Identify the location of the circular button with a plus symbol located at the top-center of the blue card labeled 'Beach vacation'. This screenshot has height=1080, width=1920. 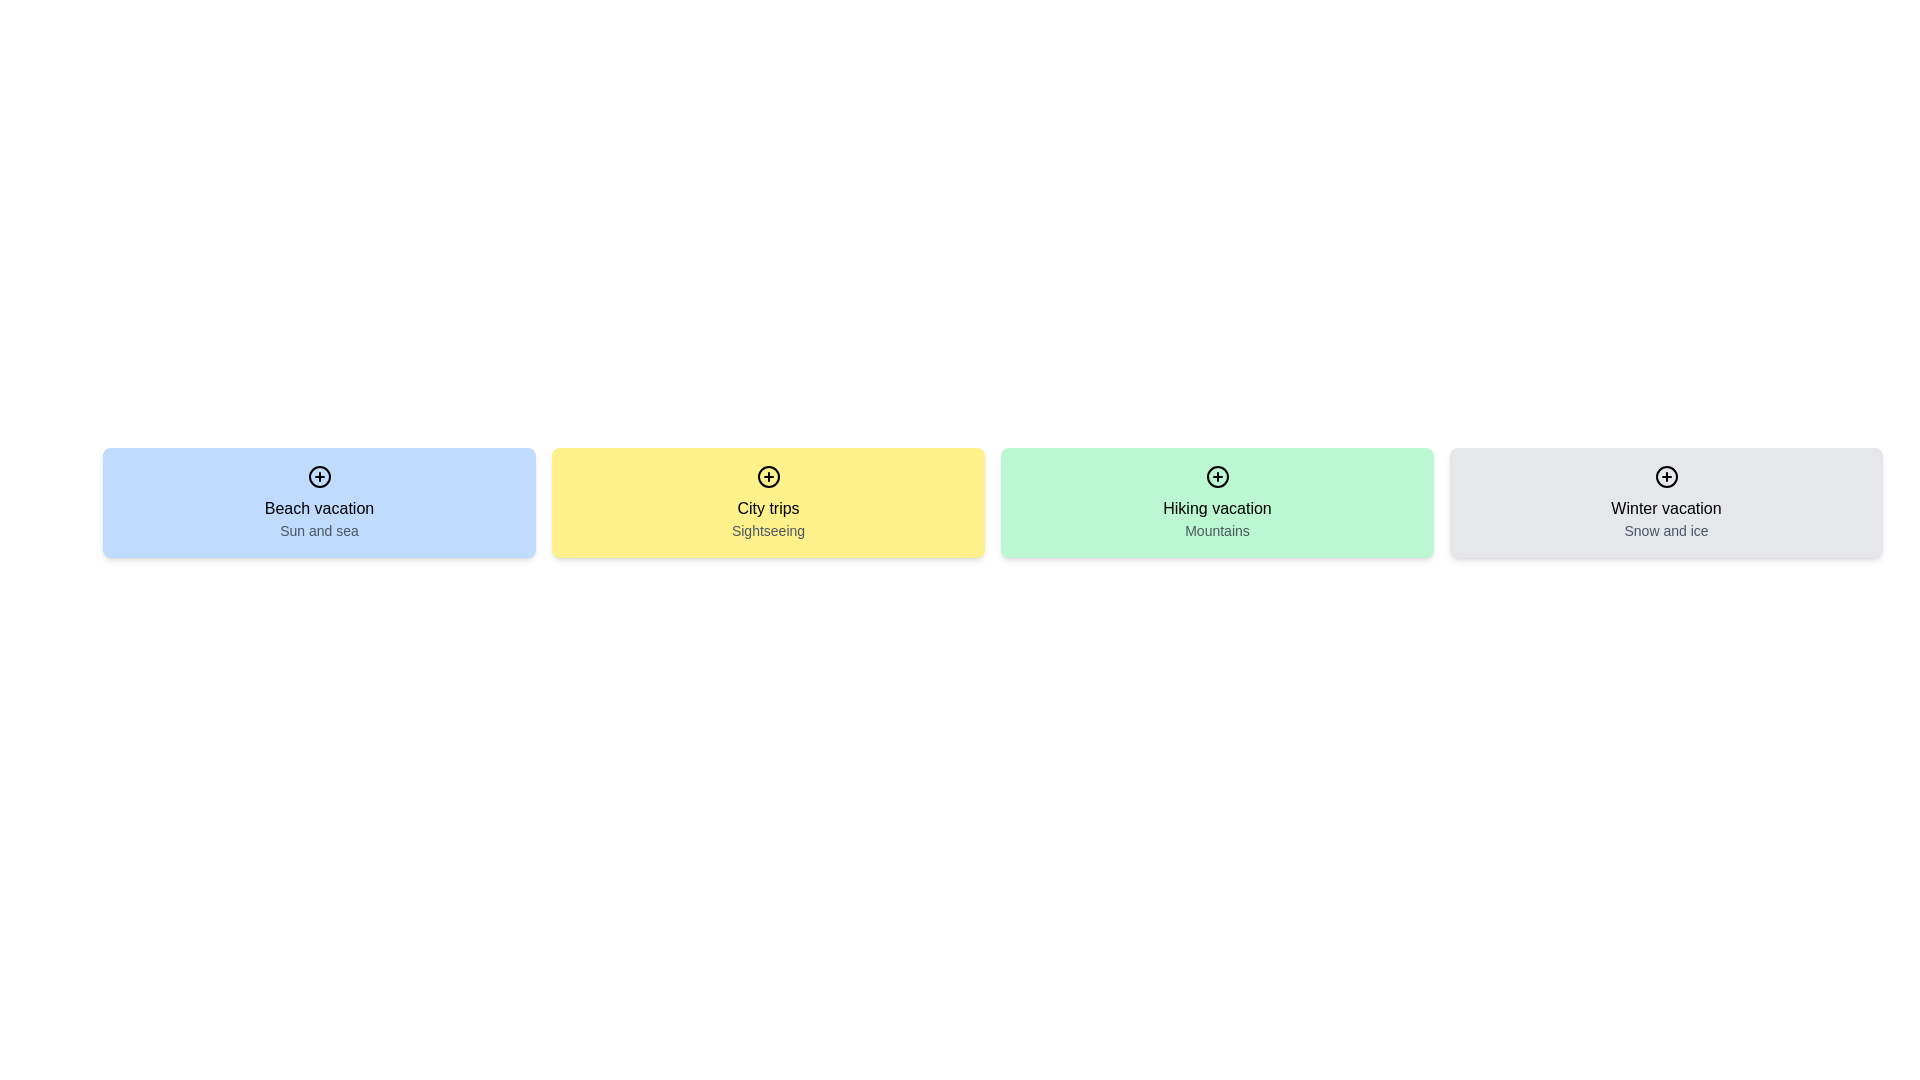
(318, 477).